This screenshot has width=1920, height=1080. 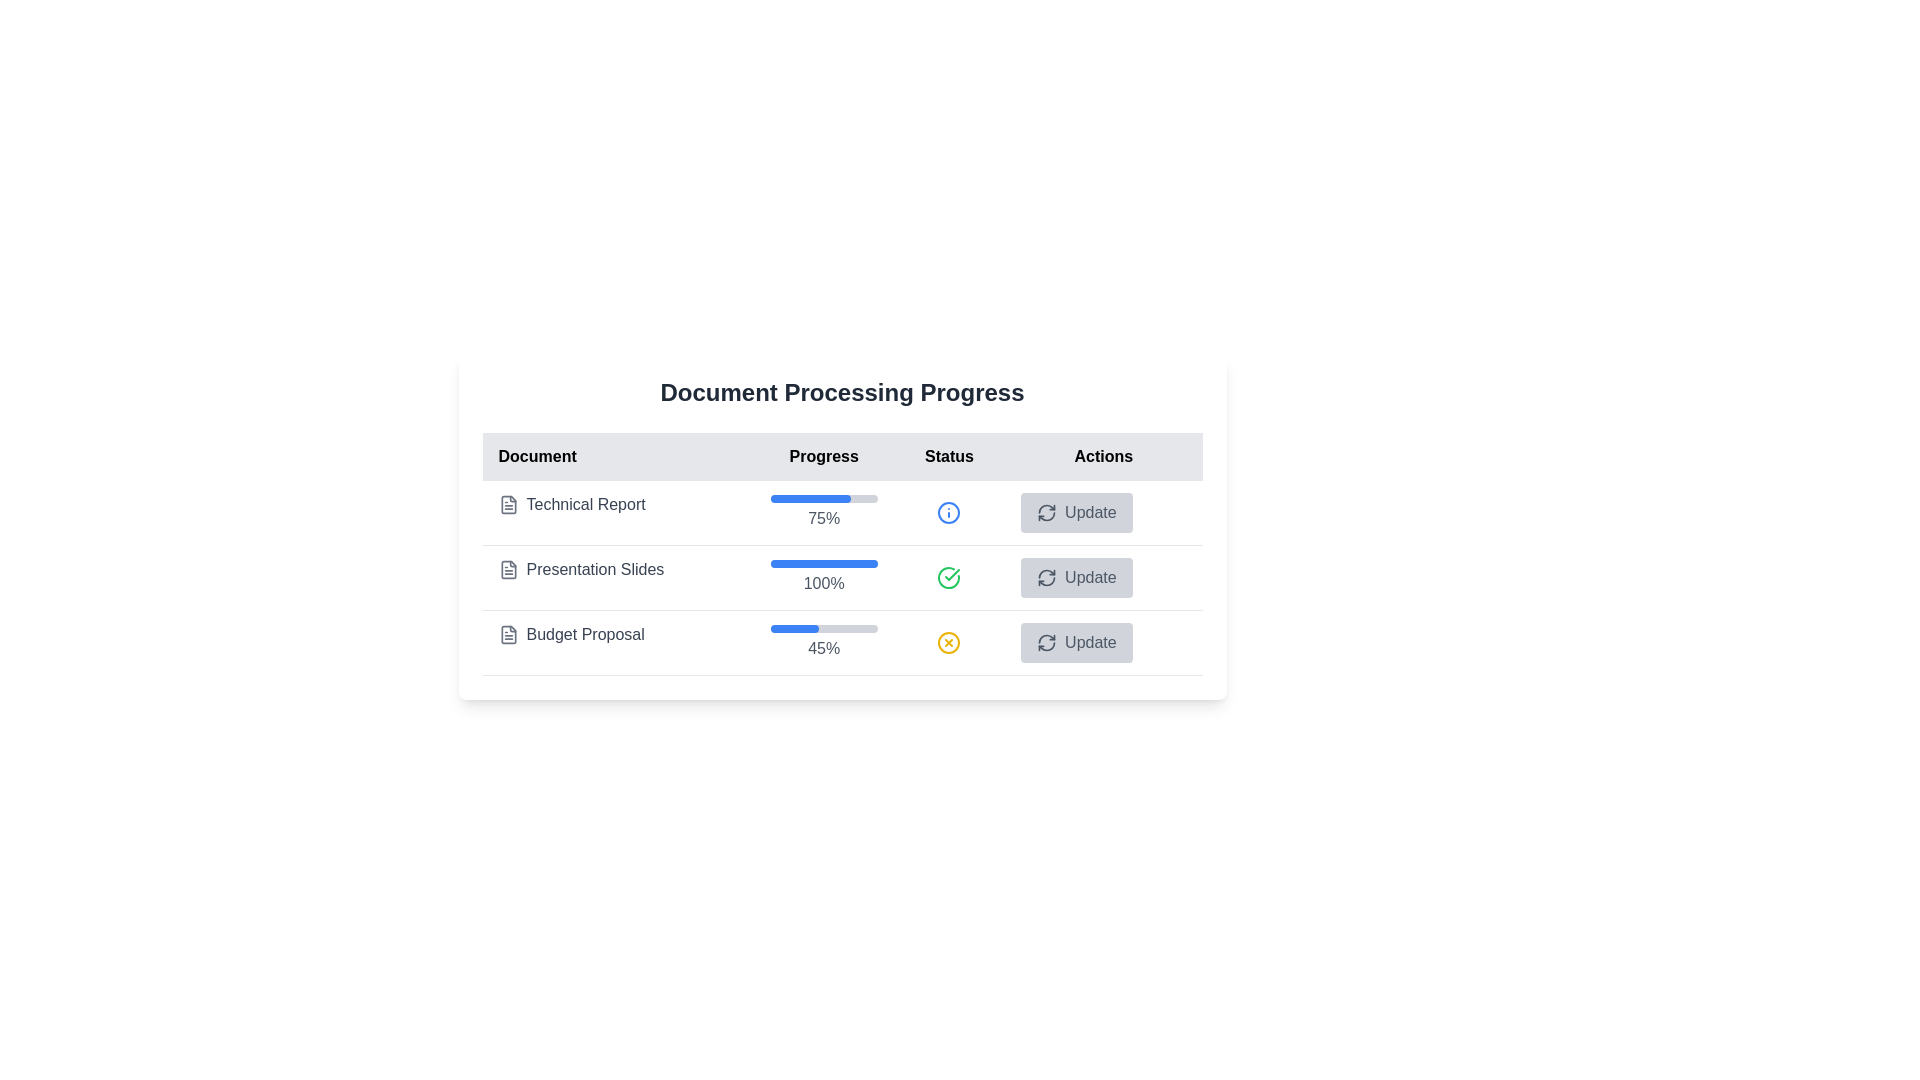 I want to click on the green checkmark icon in the 'Status' column indicating successful processing of the 'Presentation Slides' entry, so click(x=948, y=578).